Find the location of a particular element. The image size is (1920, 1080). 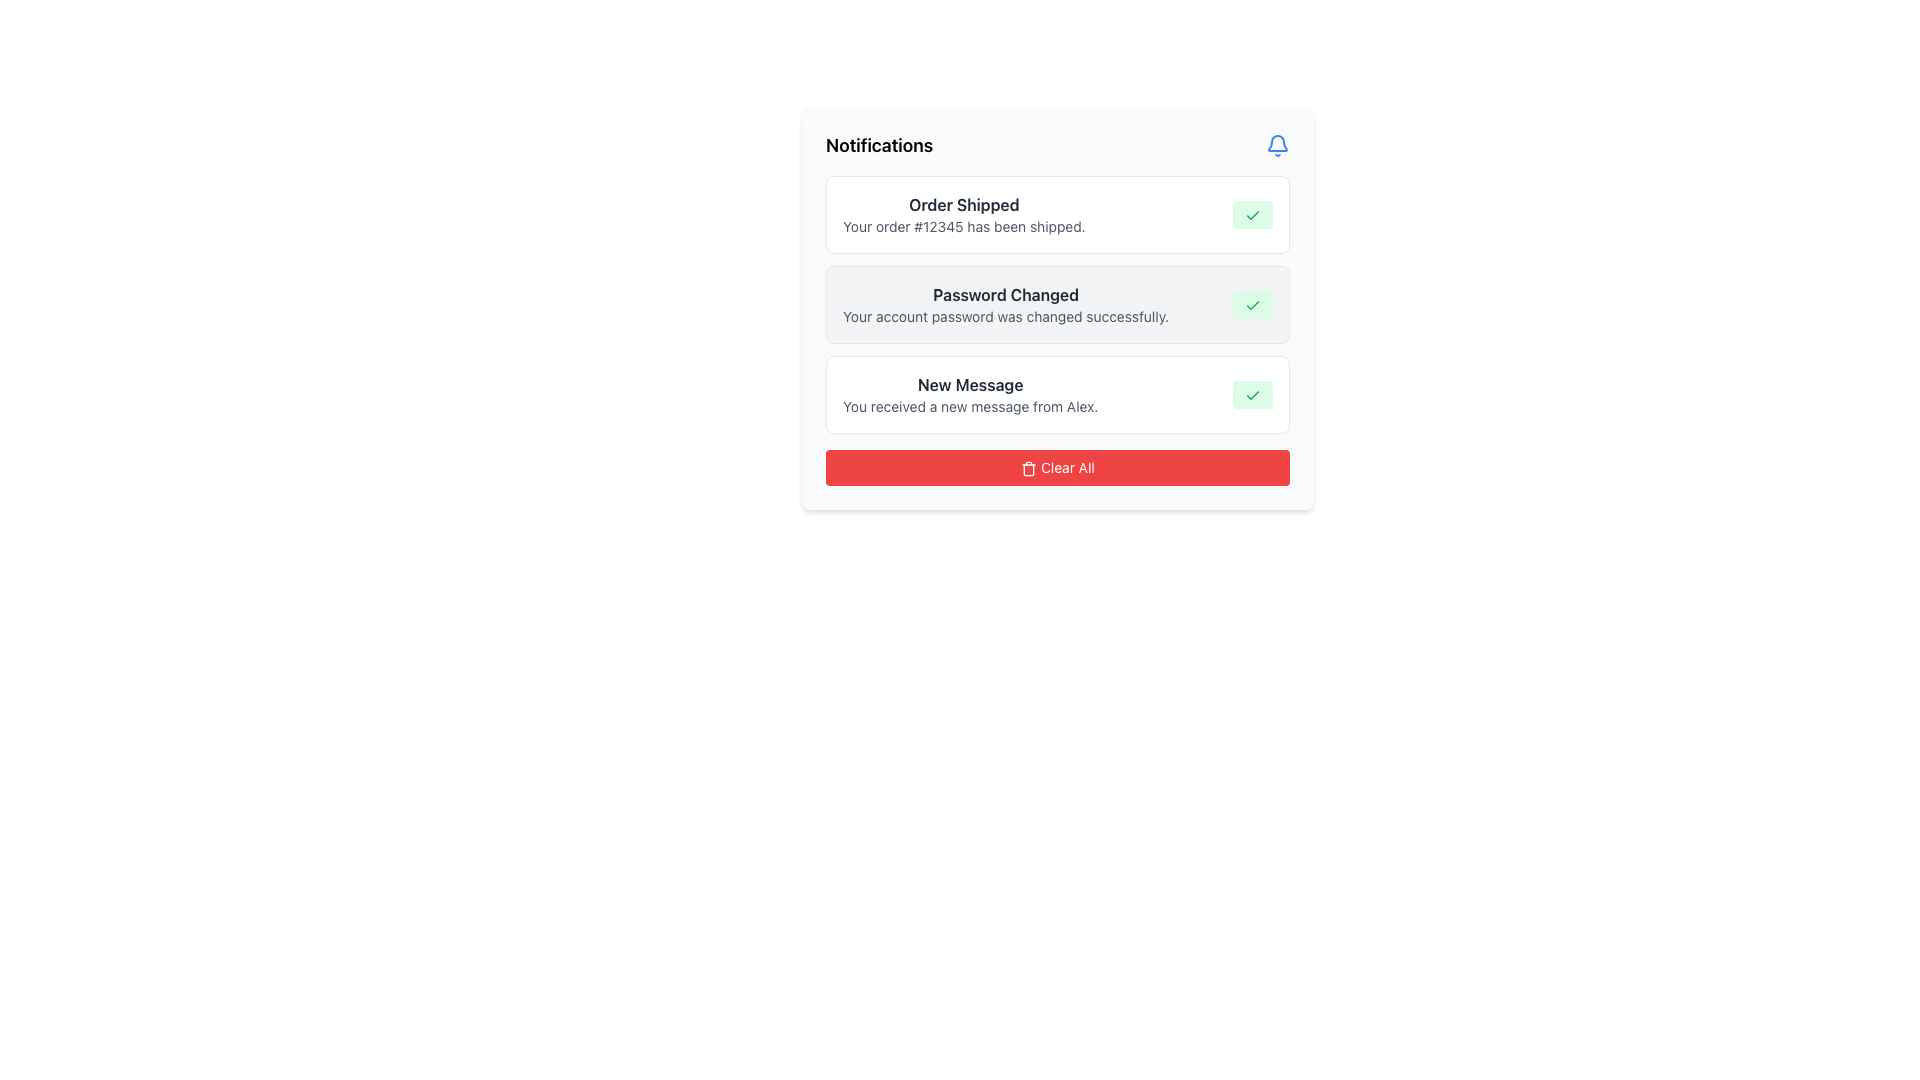

the checkmark SVG icon located within the 'Order Shipped' notification, positioned on the right side of the text field within a green-highlighted rounded rectangular background is located at coordinates (1251, 216).